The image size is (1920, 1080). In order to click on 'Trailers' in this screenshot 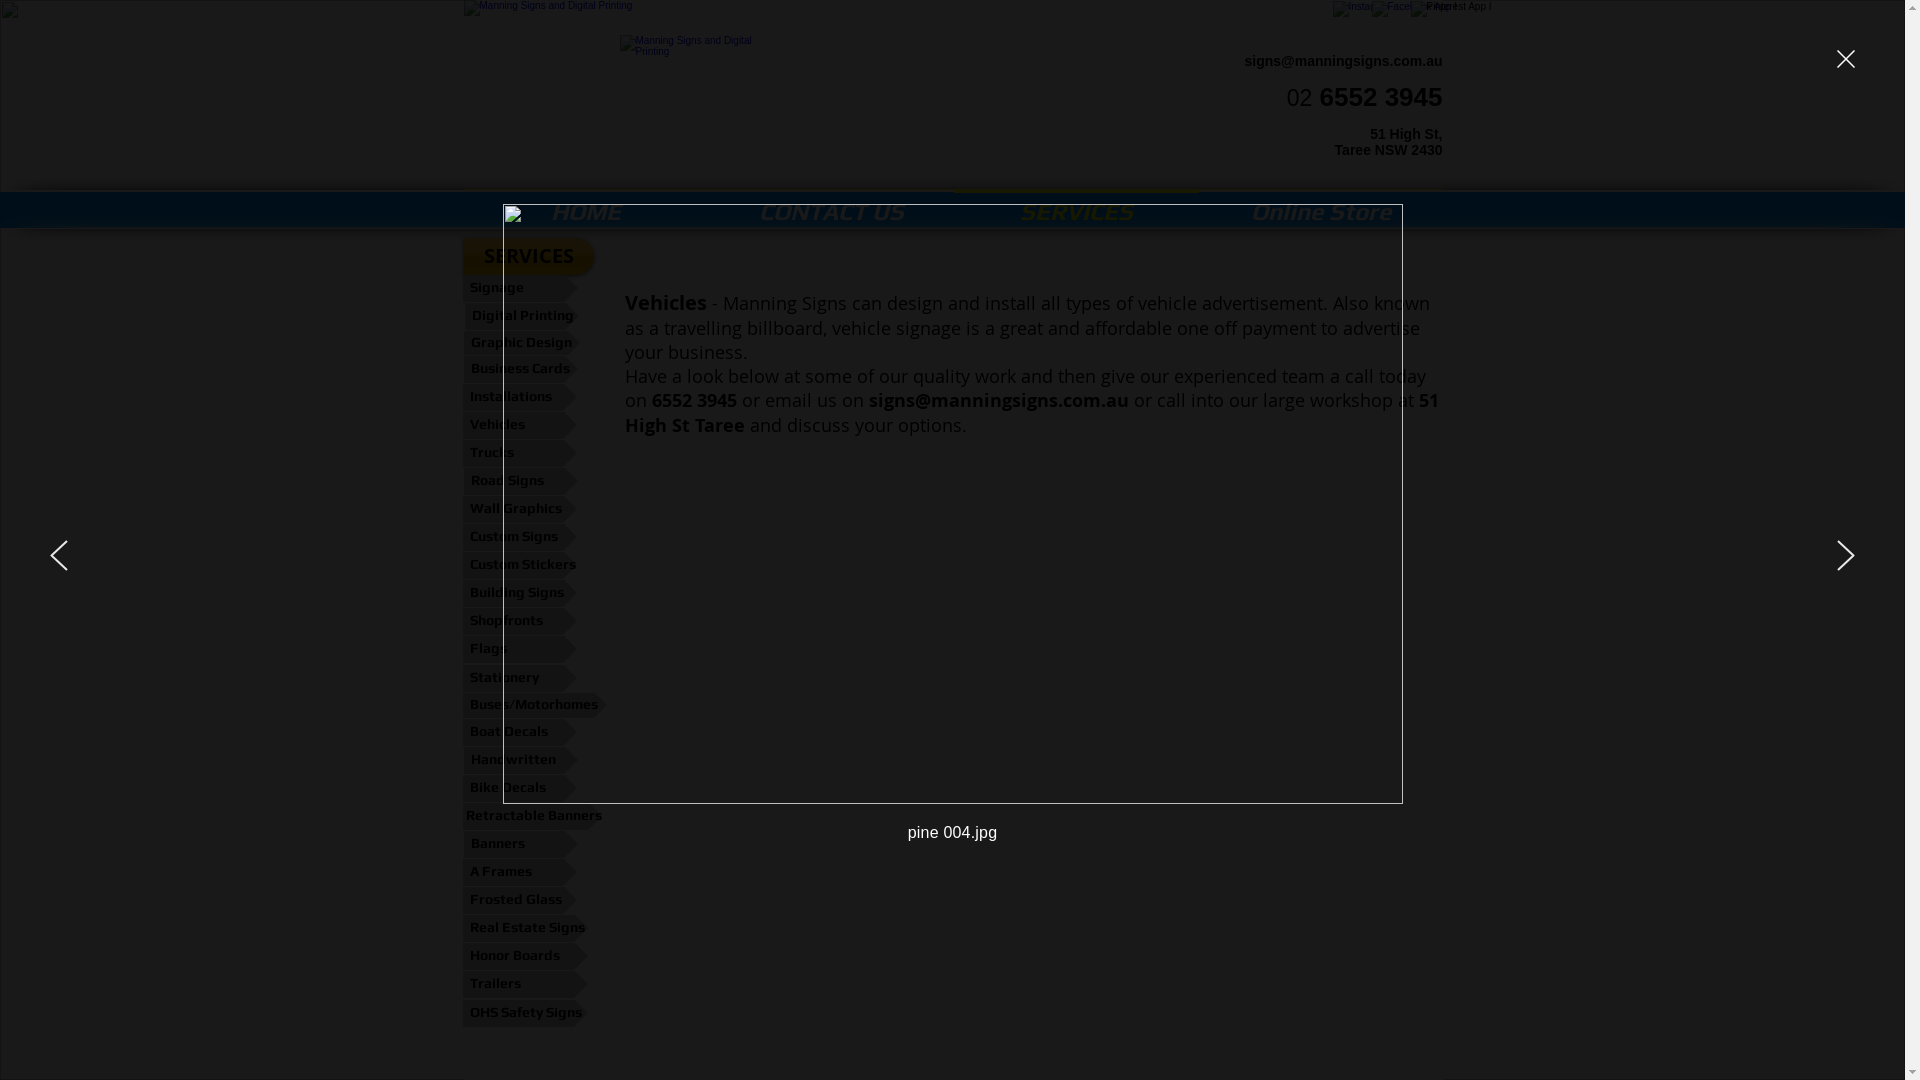, I will do `click(524, 982)`.